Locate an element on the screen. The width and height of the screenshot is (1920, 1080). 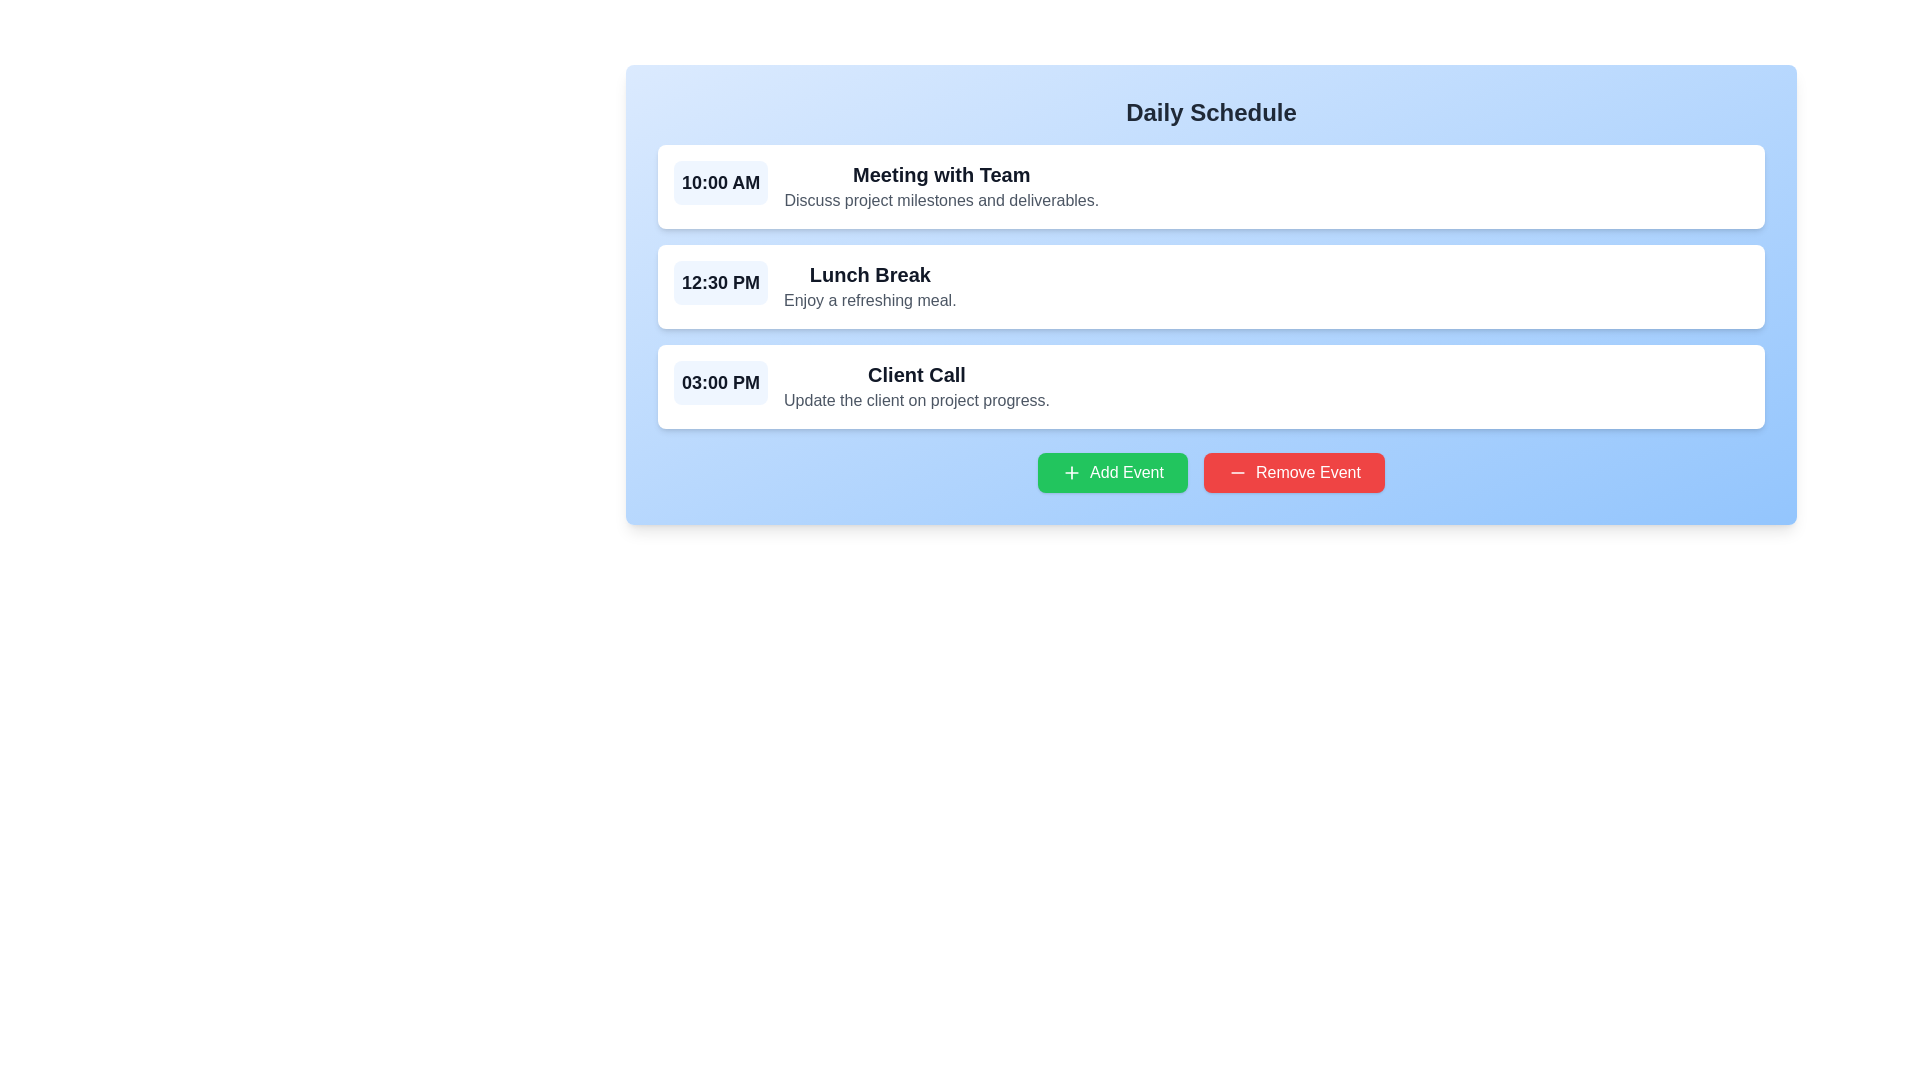
the textual content description element that reads 'Discuss project milestones and deliverables.' located below the title 'Meeting with Team' in the scheduled meeting block is located at coordinates (940, 200).